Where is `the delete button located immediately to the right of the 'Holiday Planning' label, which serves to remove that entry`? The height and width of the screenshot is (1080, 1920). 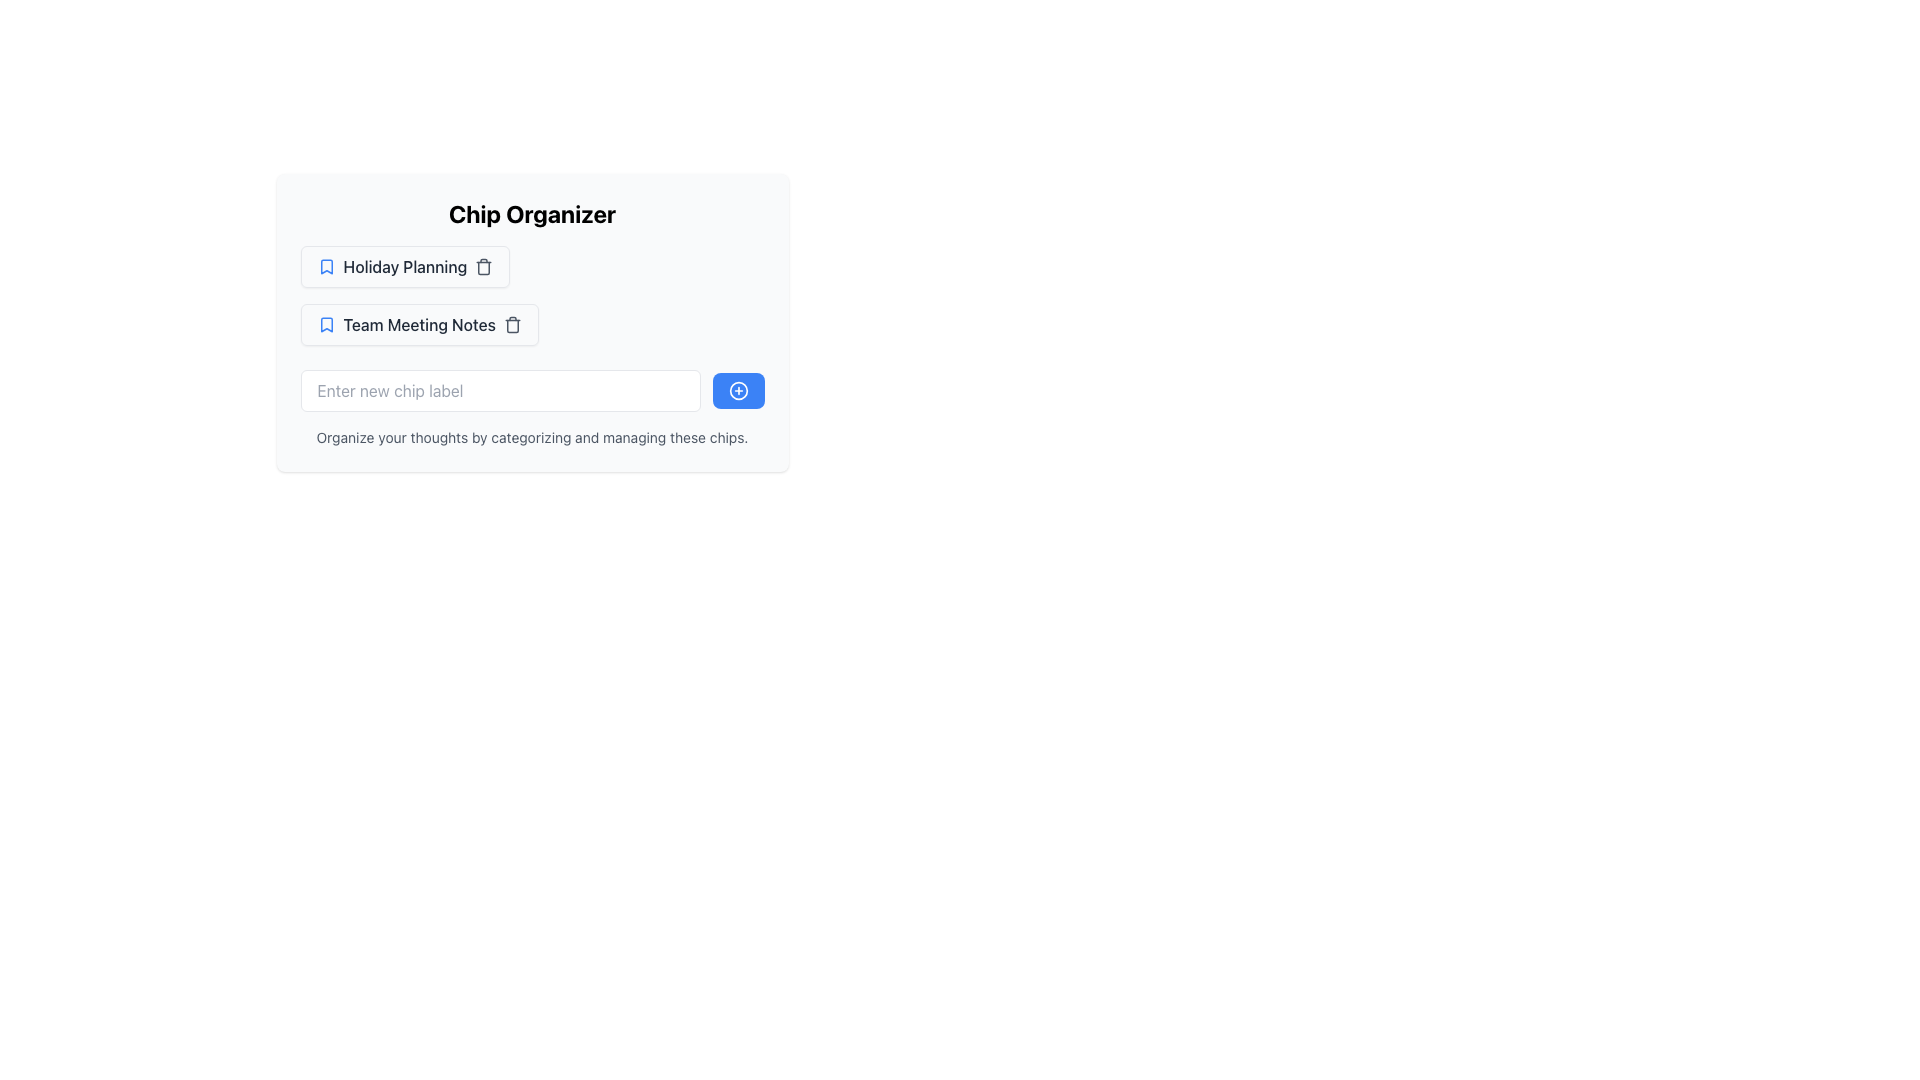 the delete button located immediately to the right of the 'Holiday Planning' label, which serves to remove that entry is located at coordinates (484, 265).